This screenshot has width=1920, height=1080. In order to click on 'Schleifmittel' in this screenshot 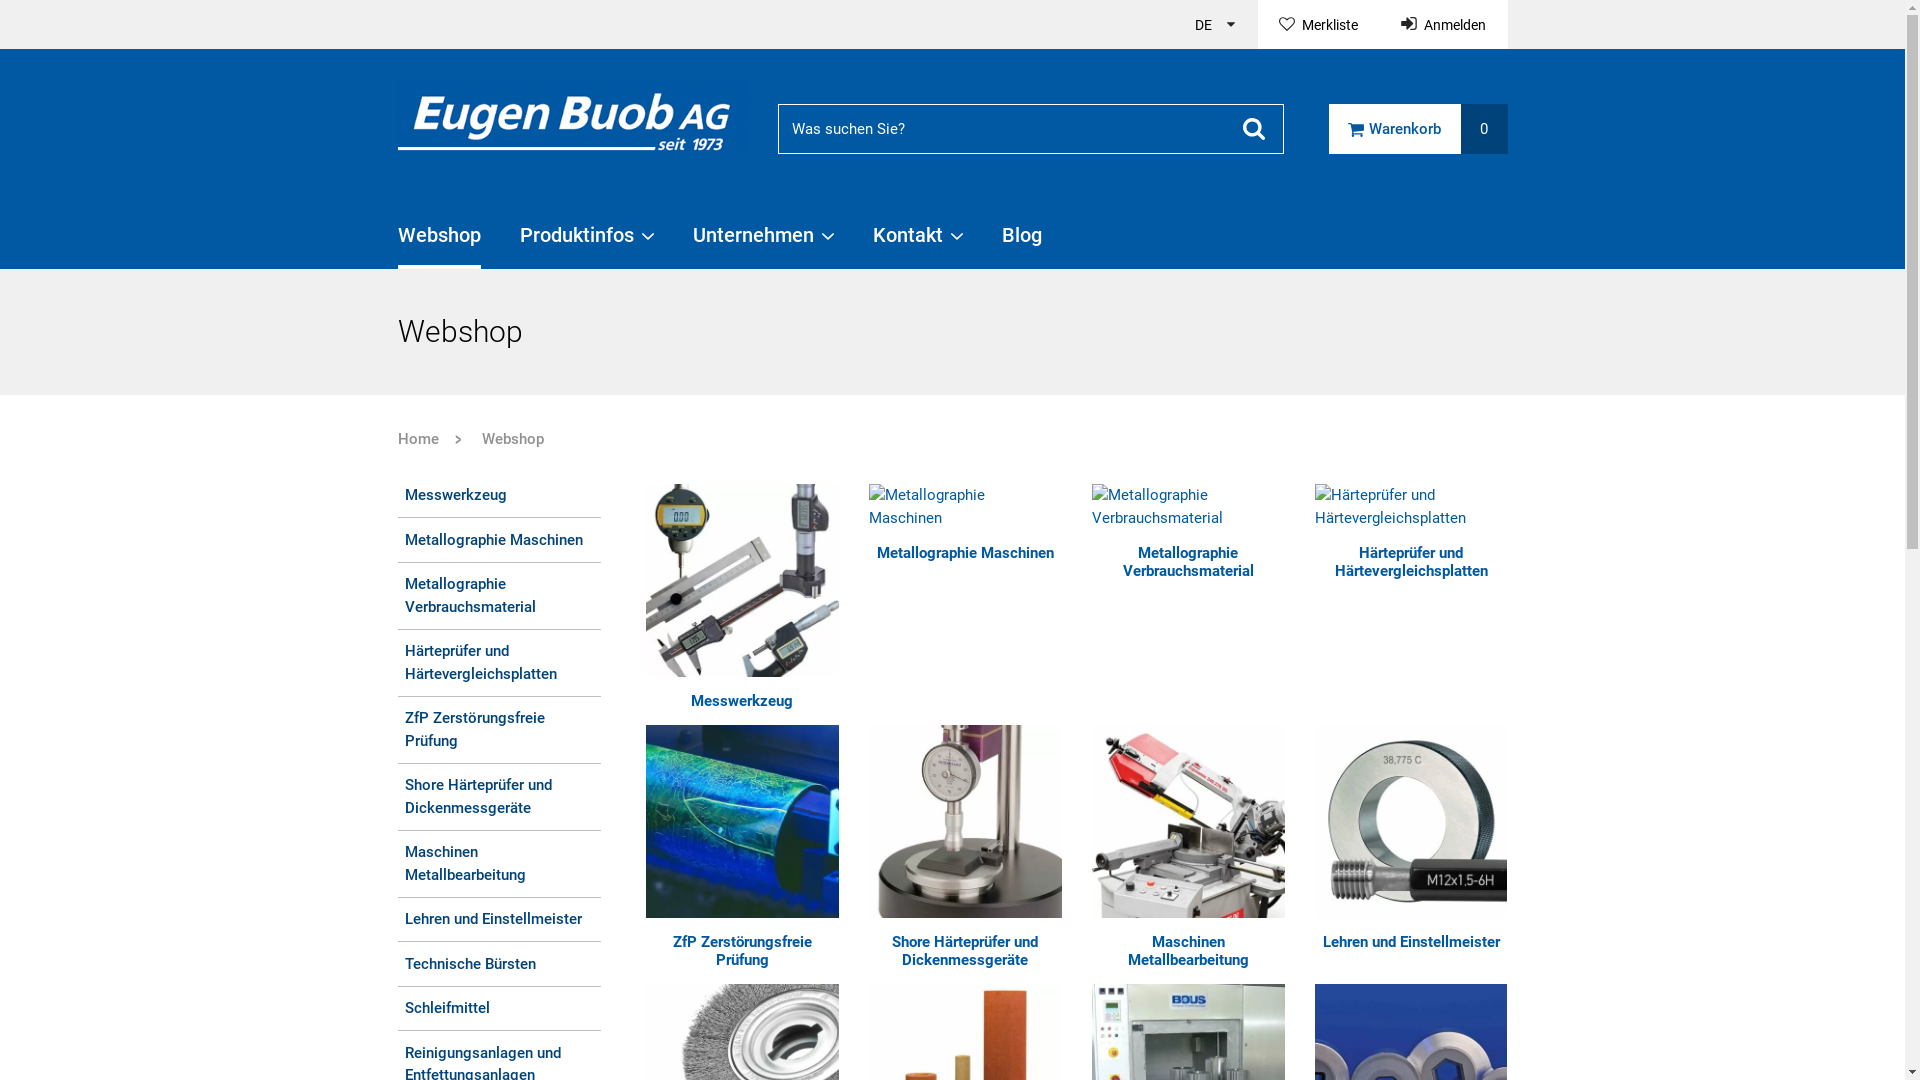, I will do `click(499, 1009)`.